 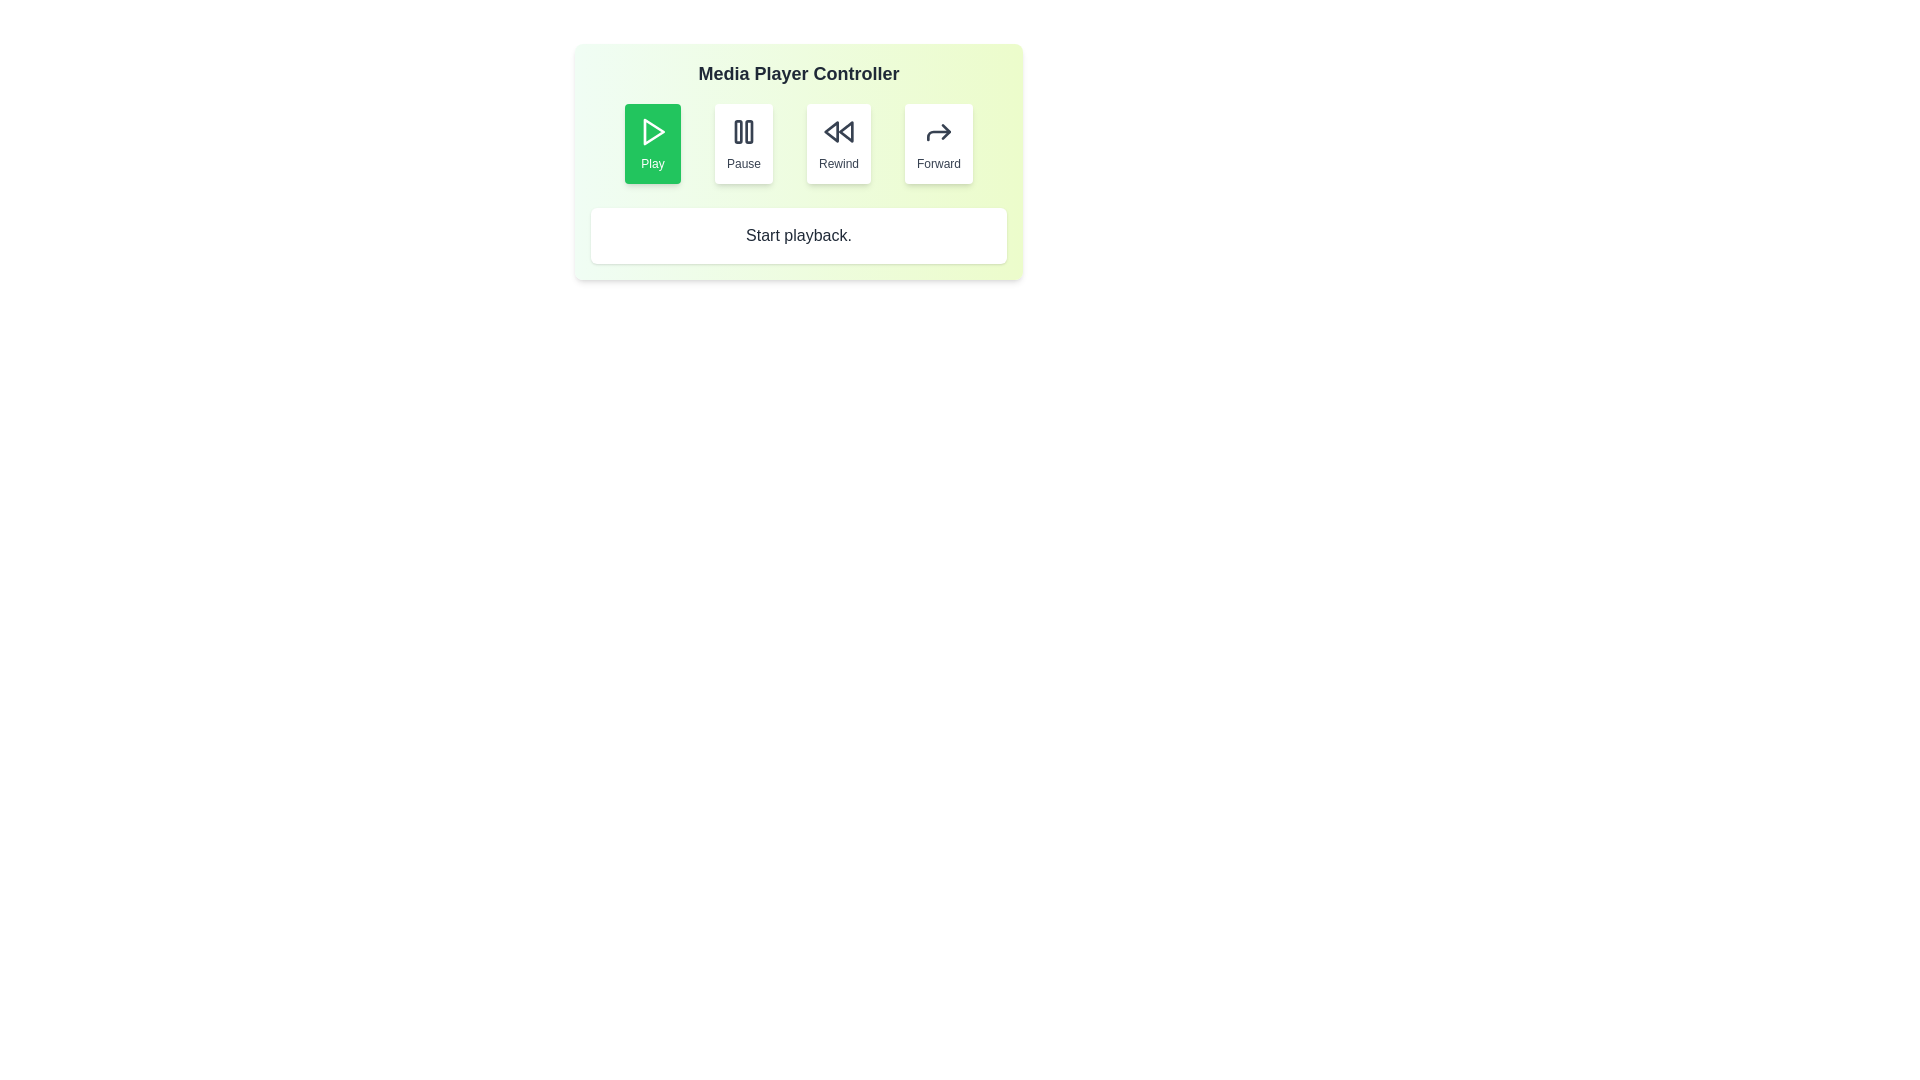 I want to click on the Play button to perform the corresponding playback action, so click(x=652, y=142).